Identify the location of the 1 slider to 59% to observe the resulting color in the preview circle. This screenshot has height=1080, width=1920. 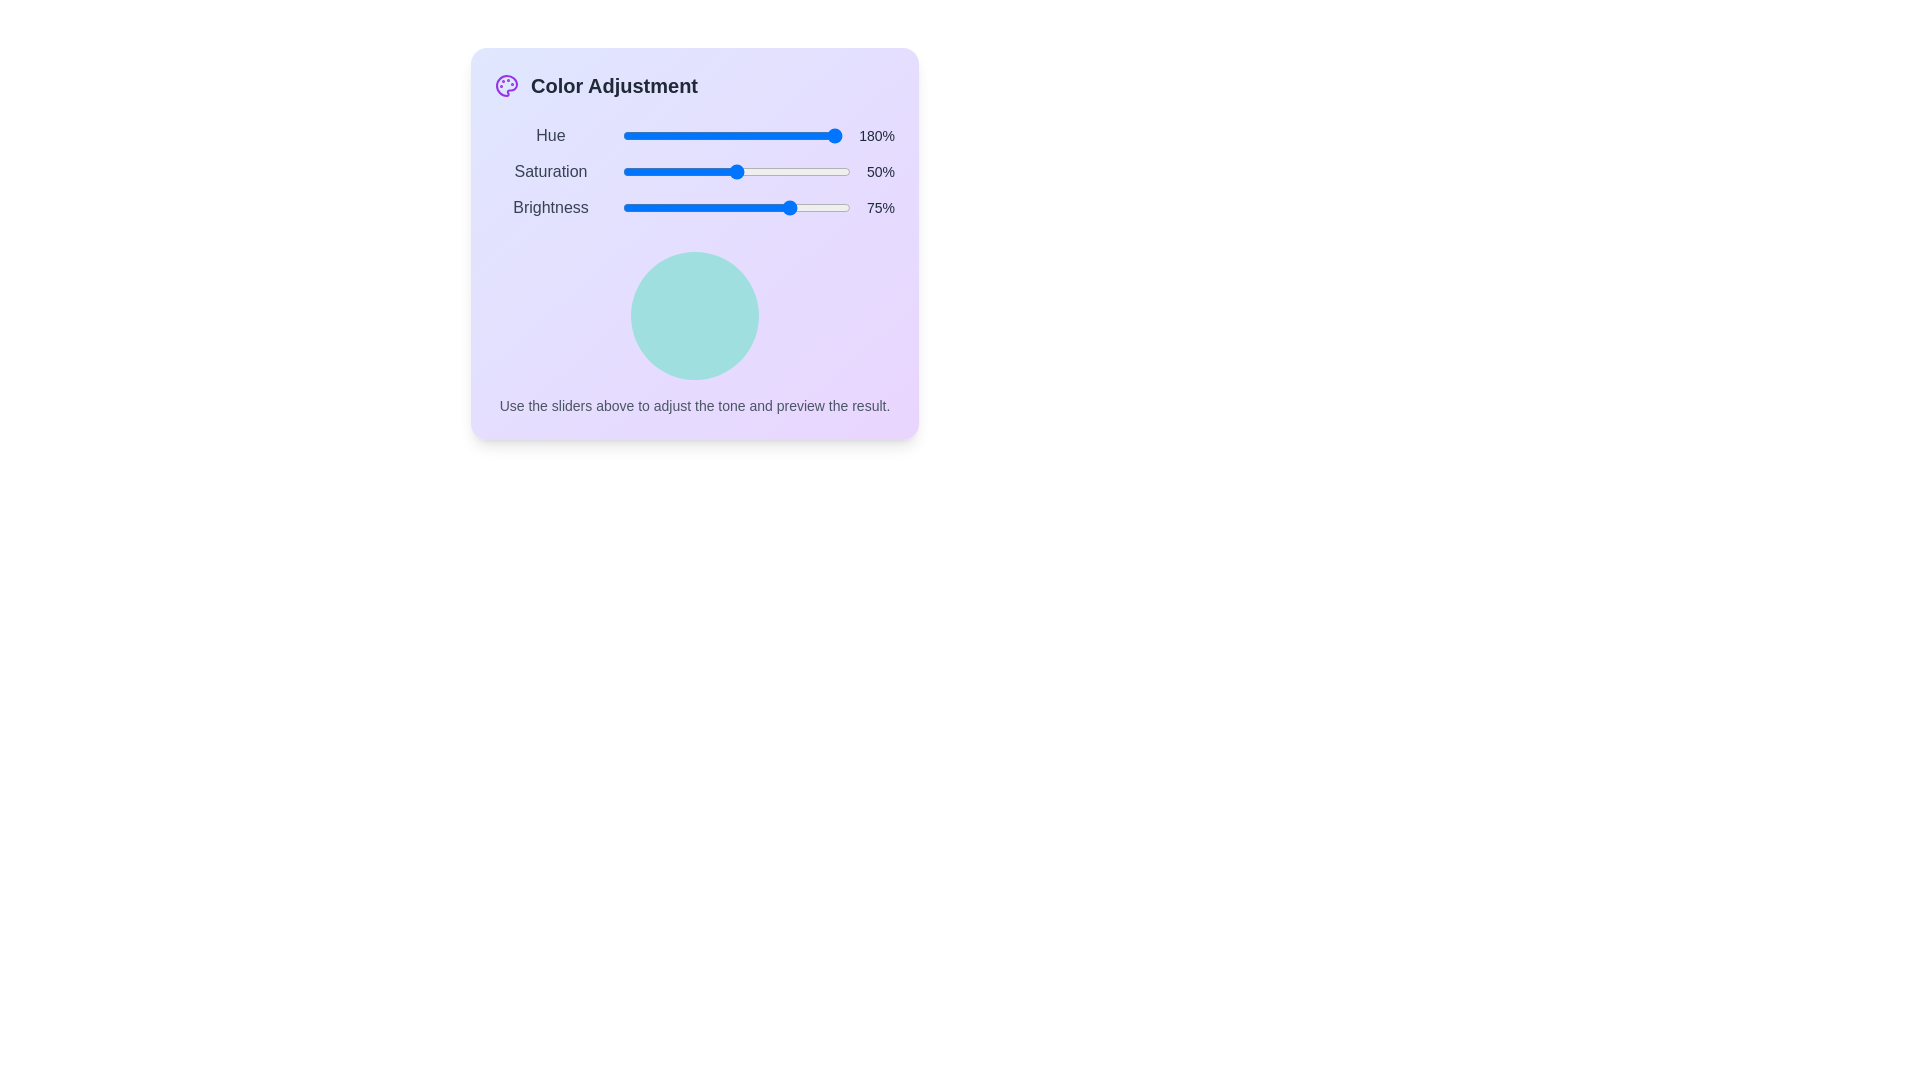
(751, 171).